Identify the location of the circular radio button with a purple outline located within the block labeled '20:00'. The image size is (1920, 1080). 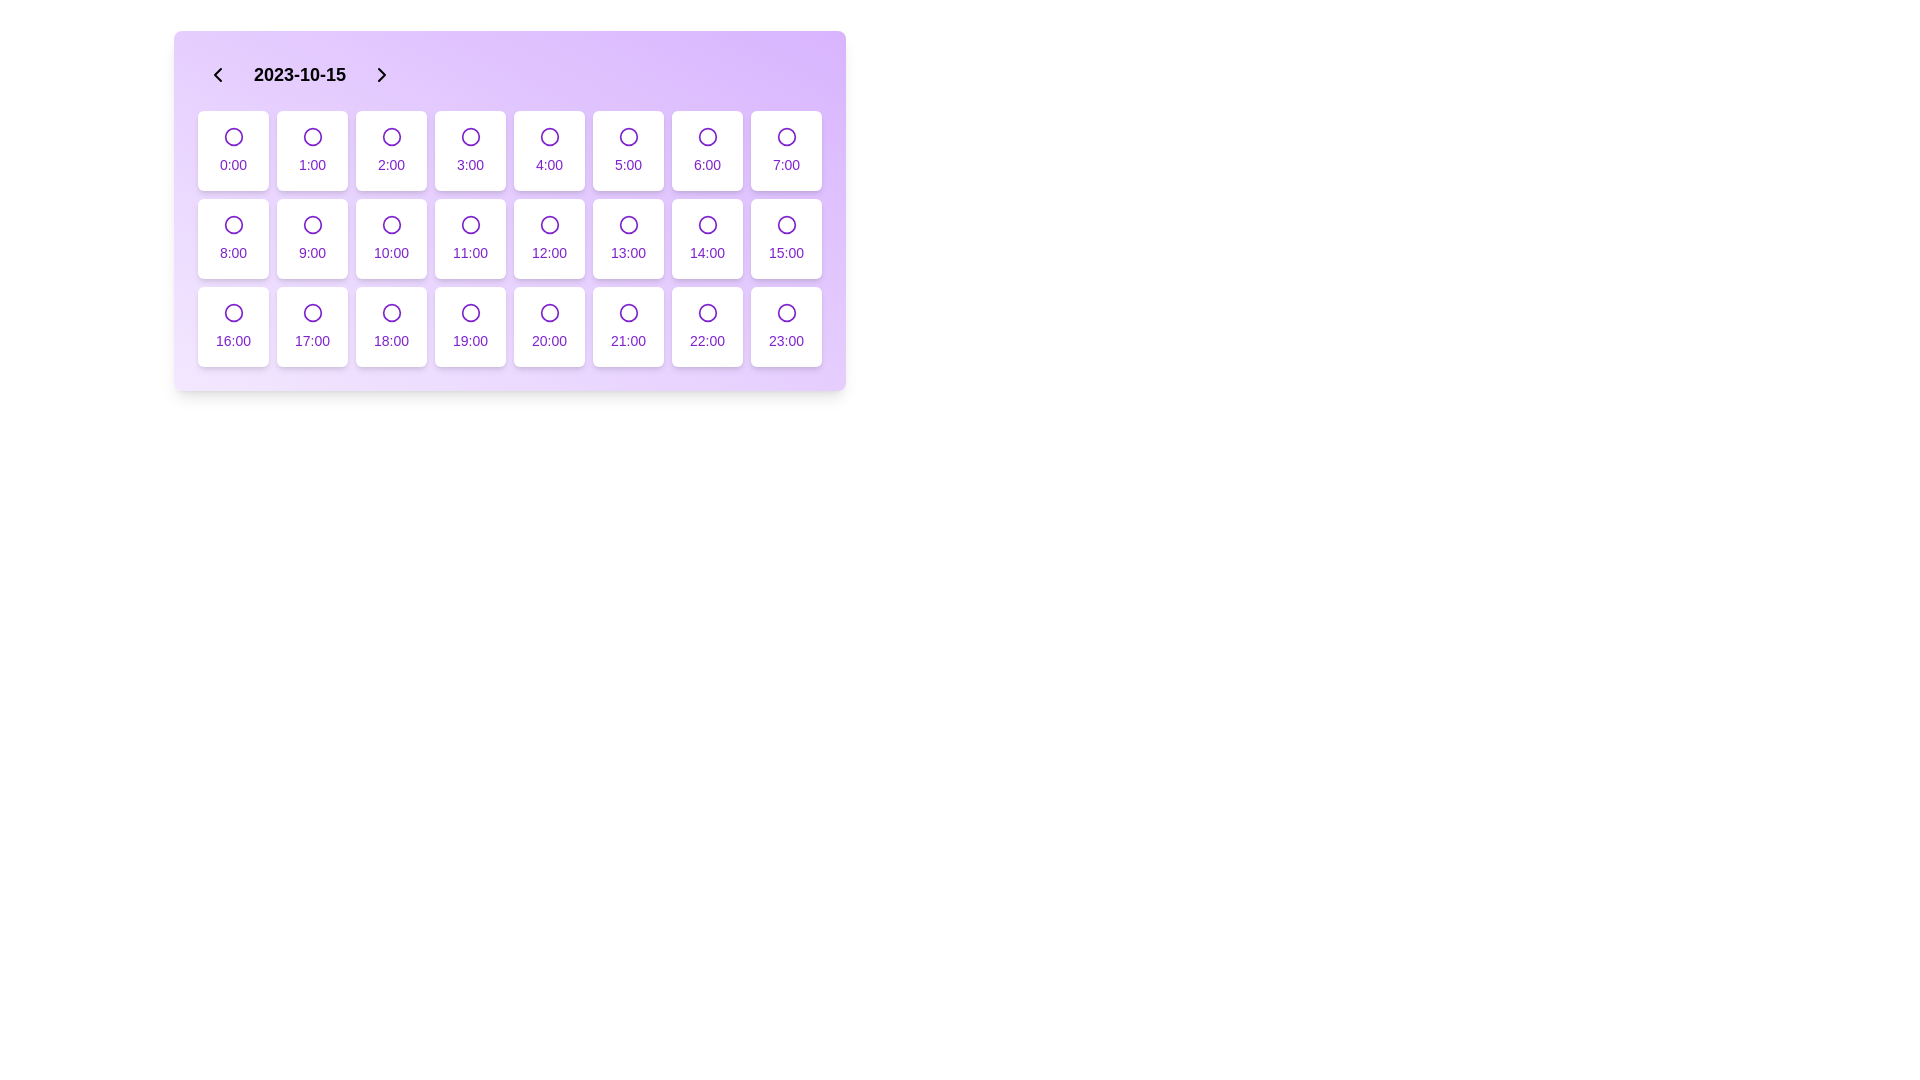
(549, 312).